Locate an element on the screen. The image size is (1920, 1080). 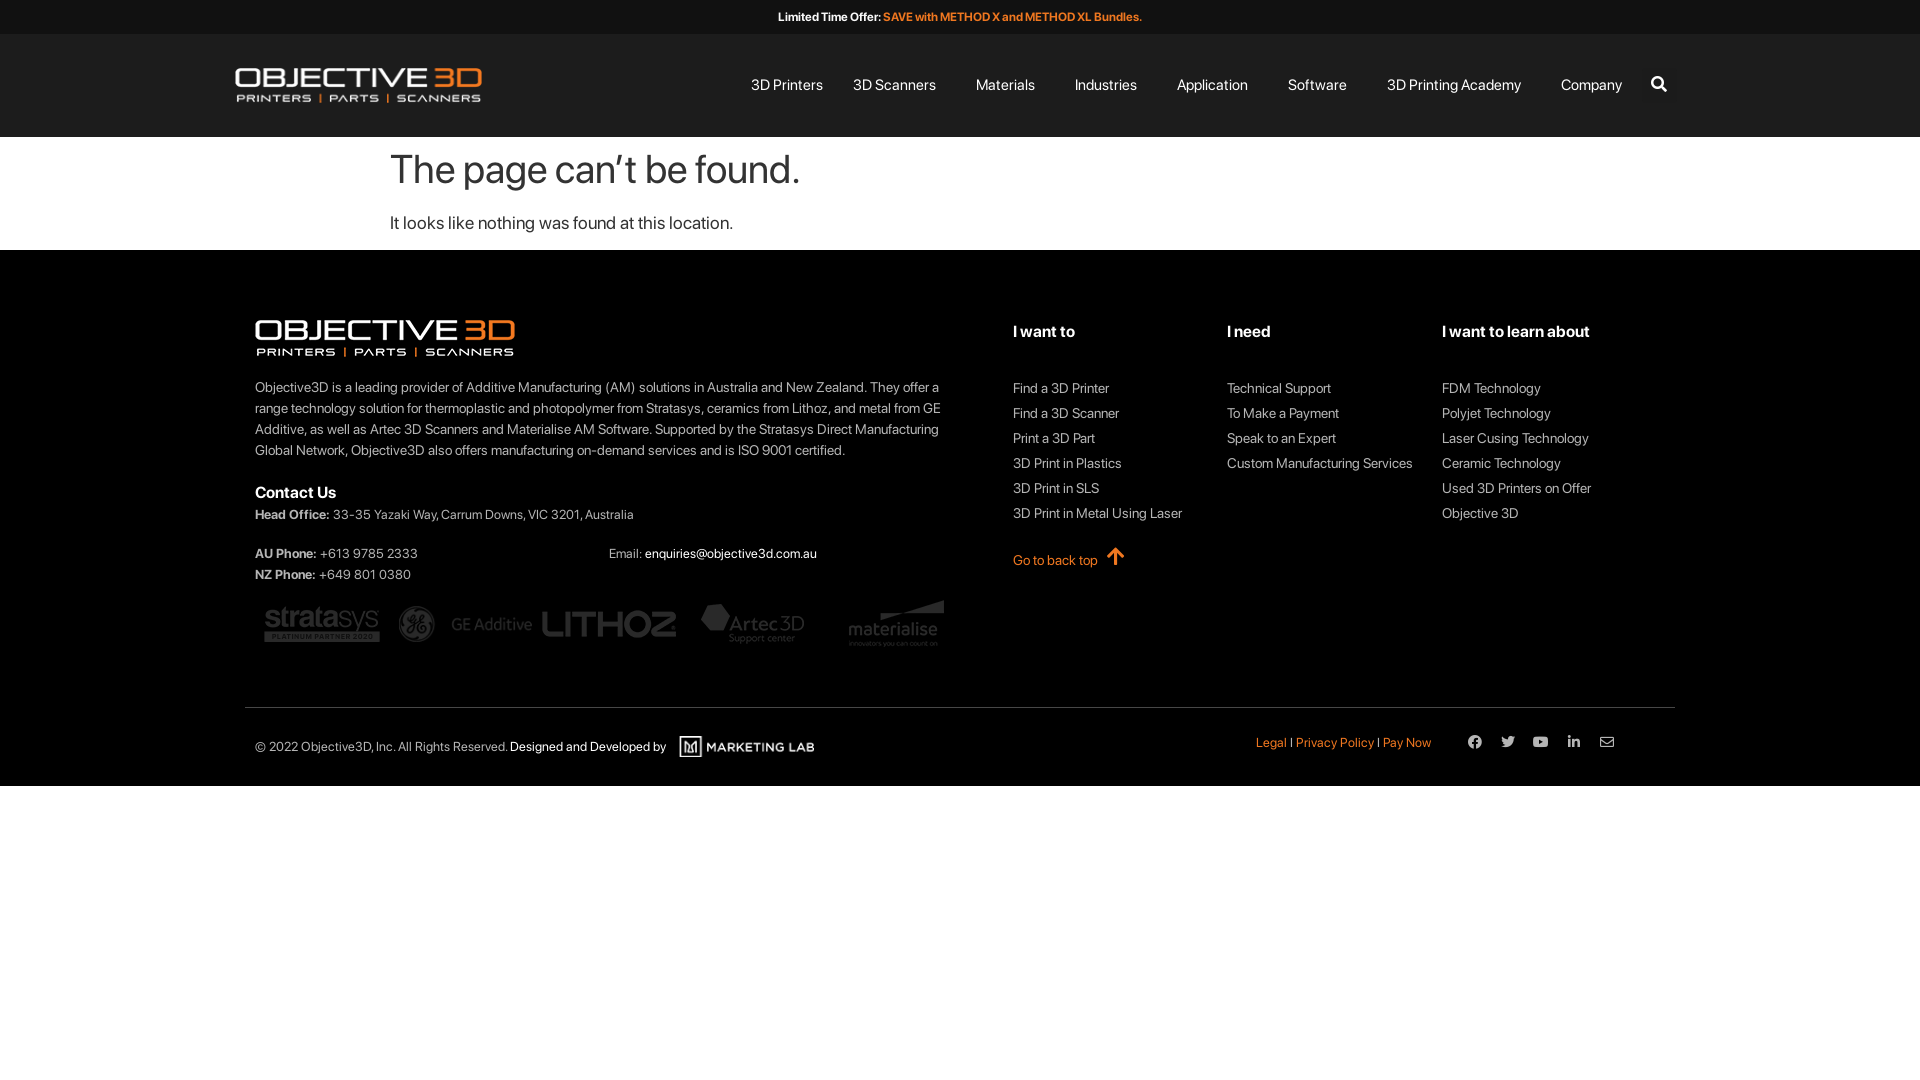
'Go to back top' is located at coordinates (1012, 559).